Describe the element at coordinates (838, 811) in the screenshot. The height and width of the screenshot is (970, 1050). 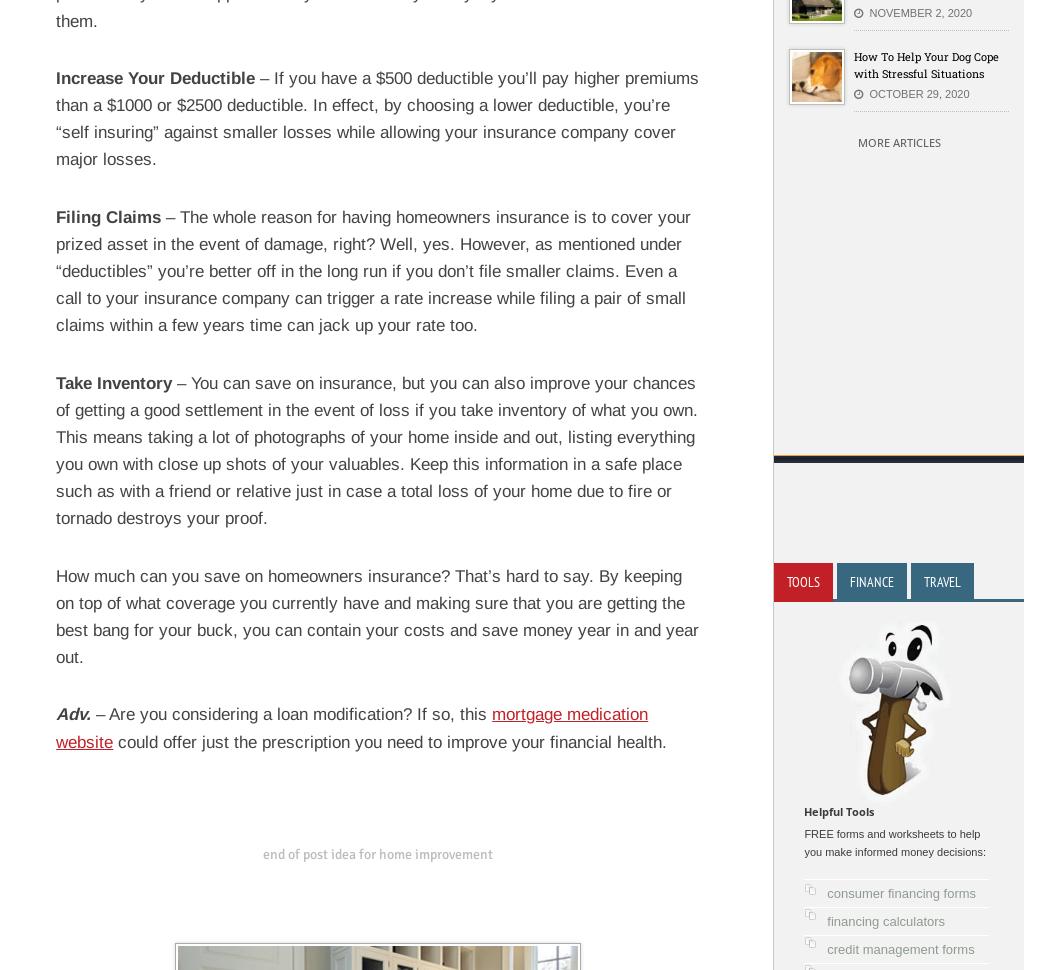
I see `'Helpful Tools'` at that location.